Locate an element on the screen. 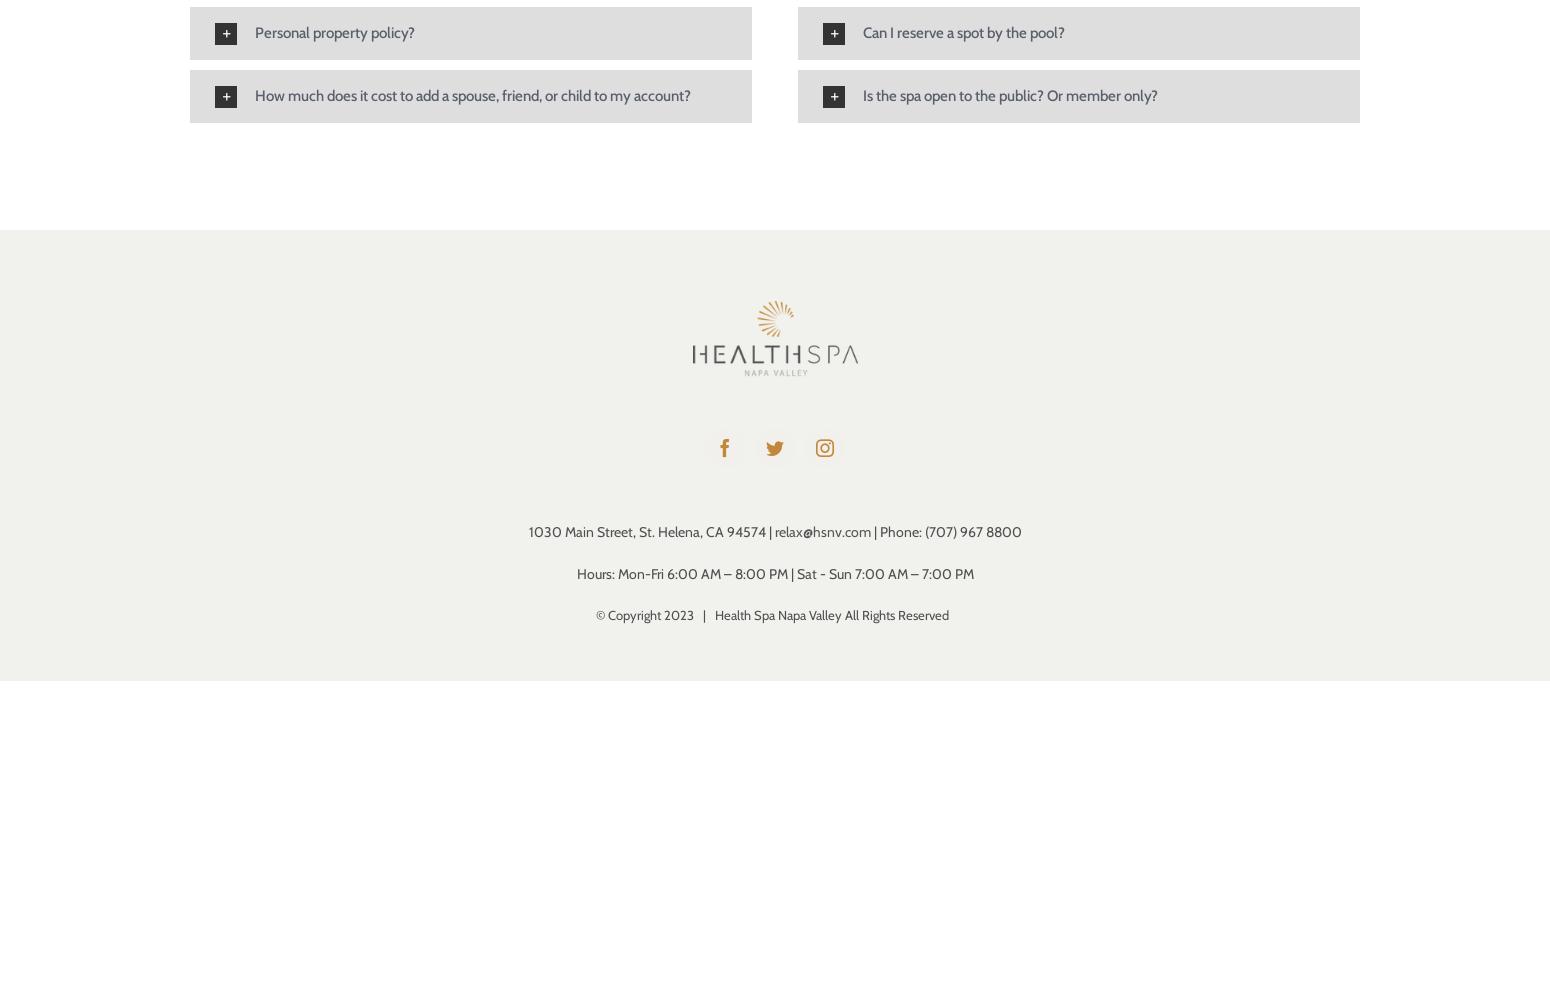 The width and height of the screenshot is (1550, 1000). 'Personal property policy?' is located at coordinates (333, 32).